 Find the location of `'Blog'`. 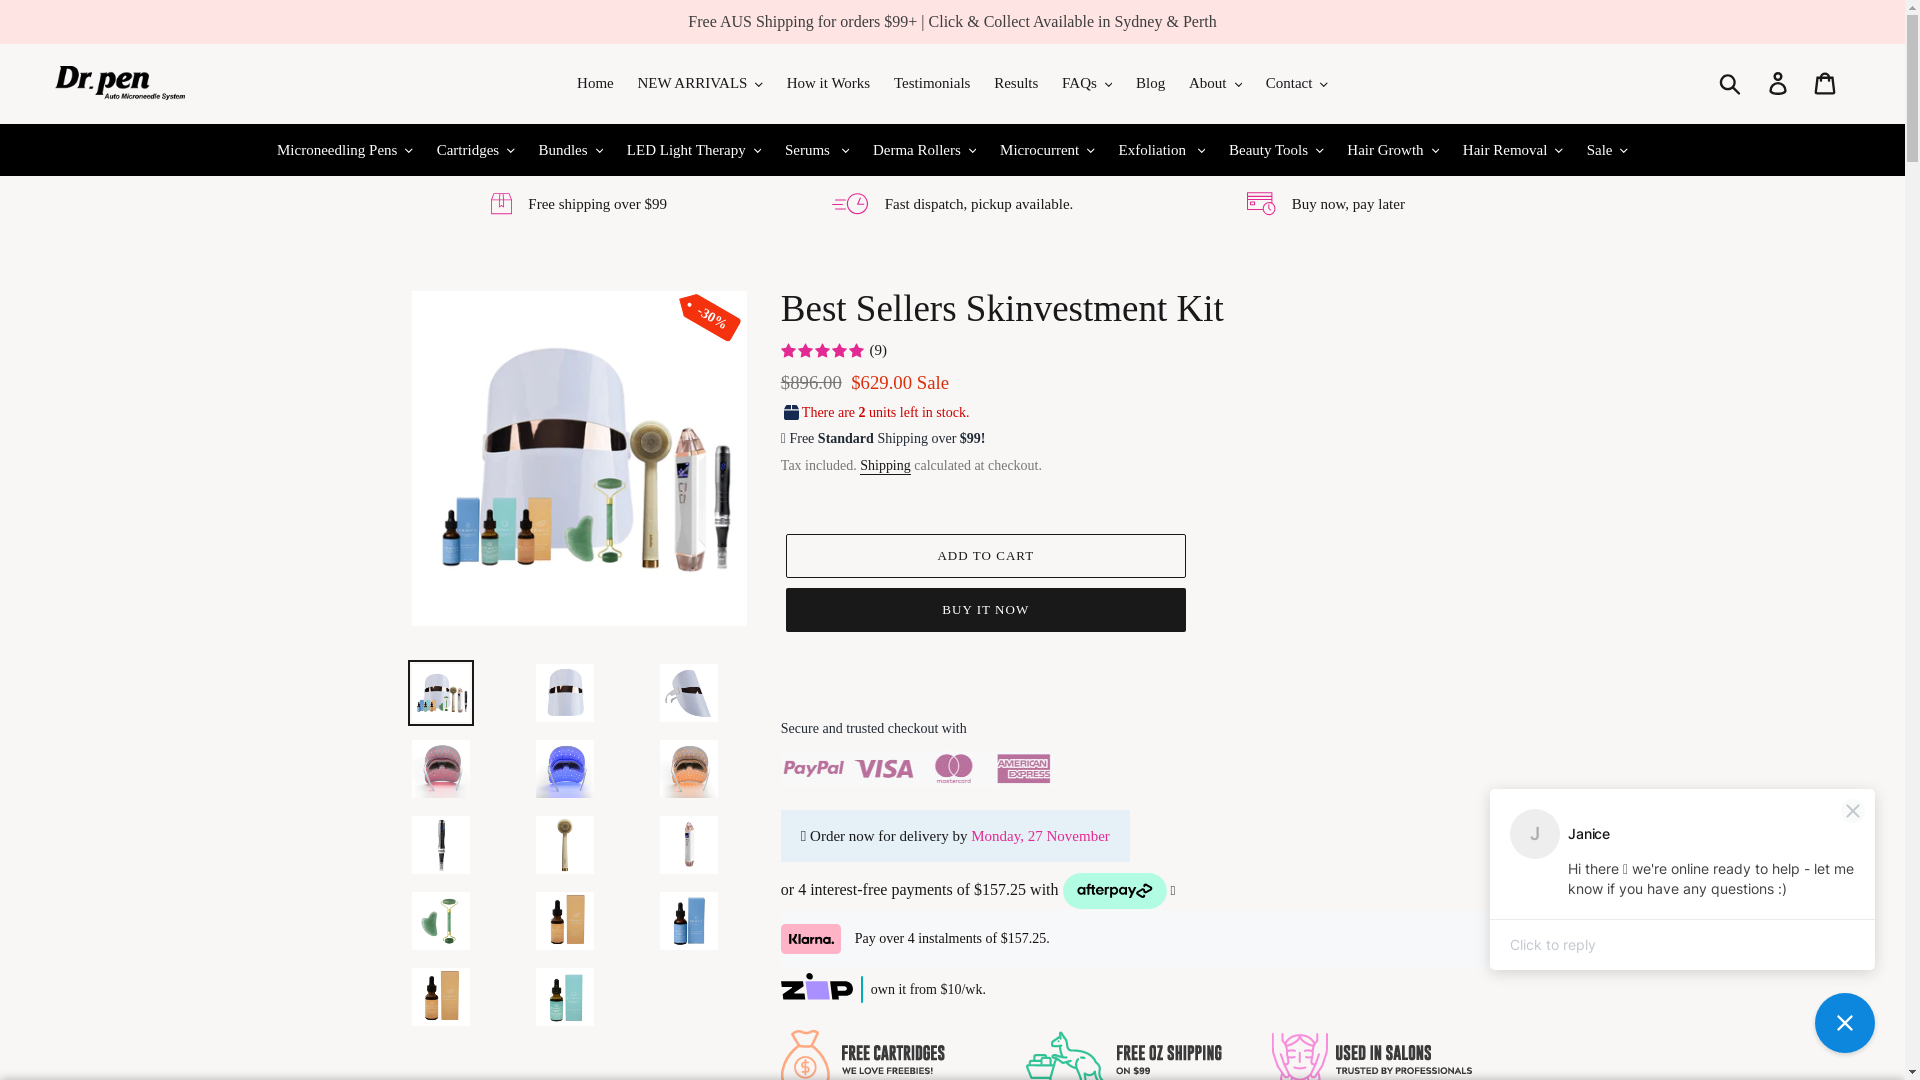

'Blog' is located at coordinates (1150, 82).